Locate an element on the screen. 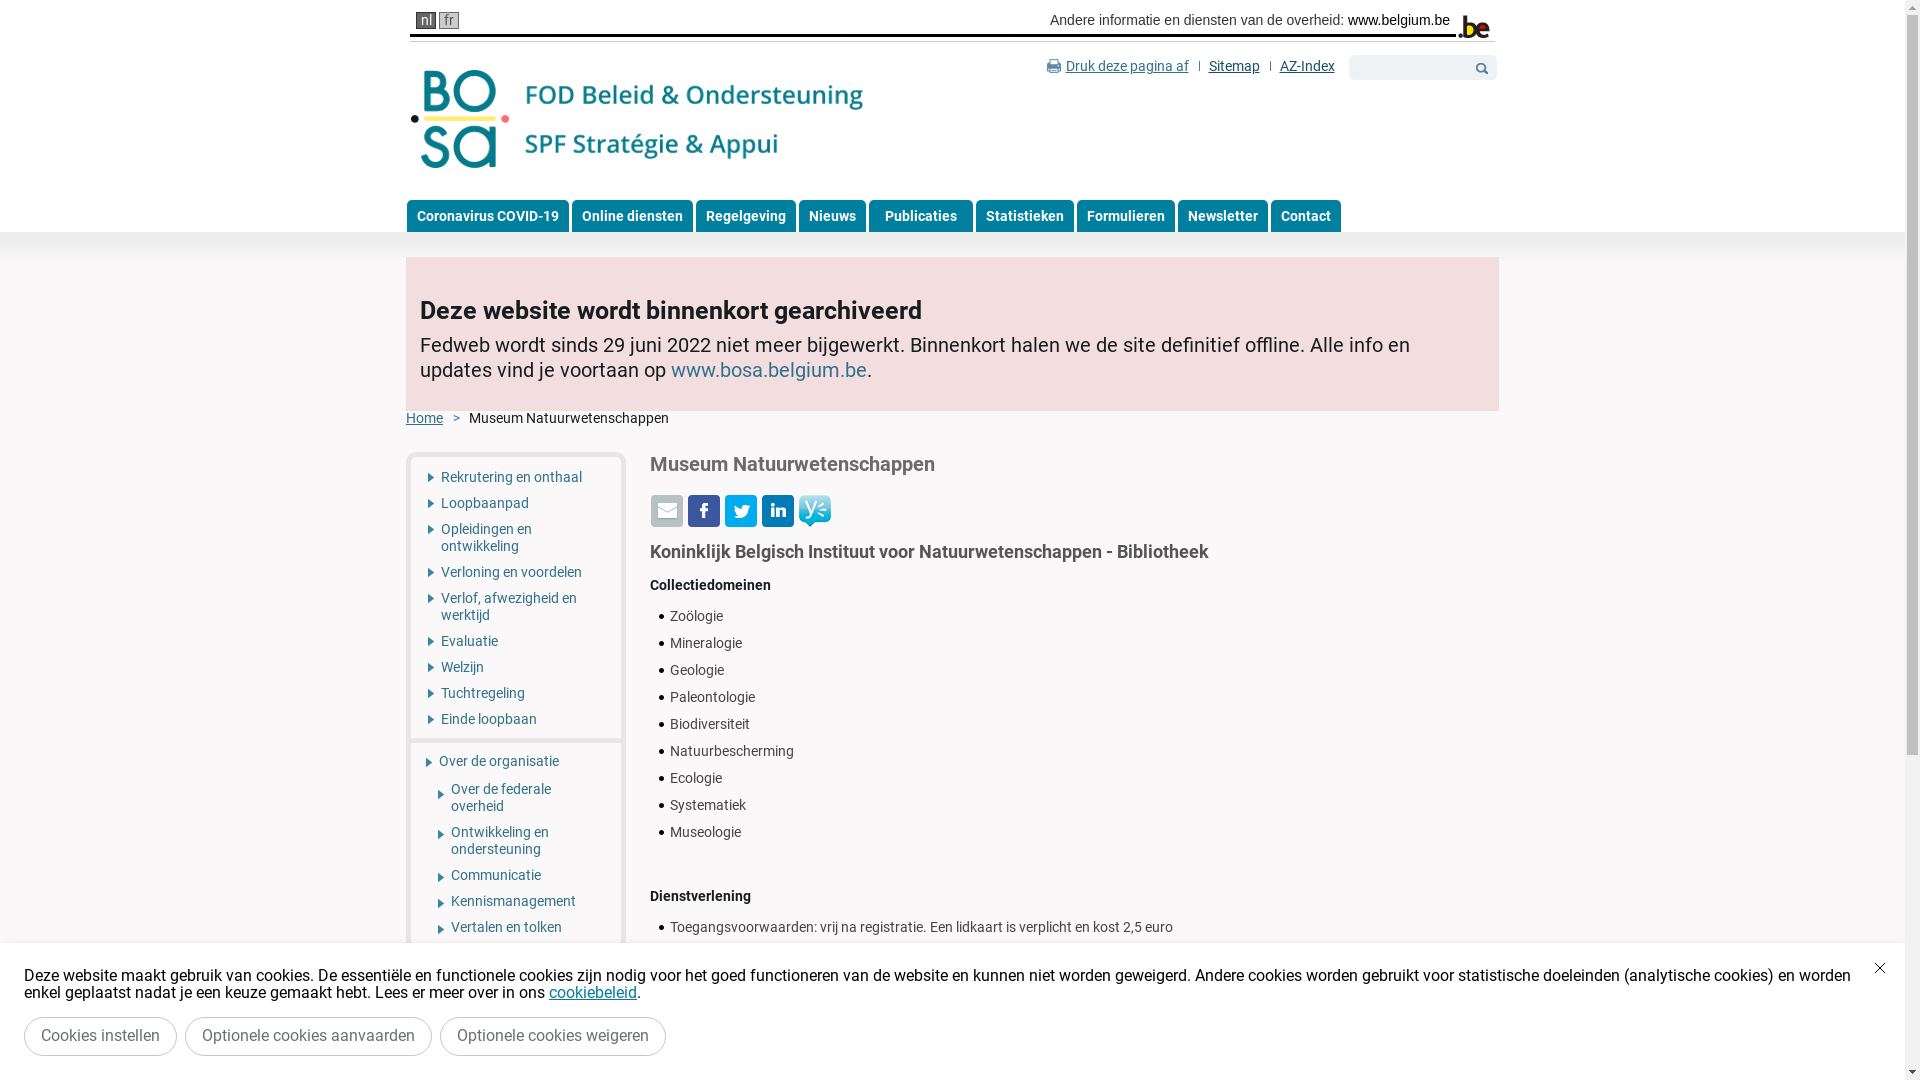  'Publicaties' is located at coordinates (919, 216).